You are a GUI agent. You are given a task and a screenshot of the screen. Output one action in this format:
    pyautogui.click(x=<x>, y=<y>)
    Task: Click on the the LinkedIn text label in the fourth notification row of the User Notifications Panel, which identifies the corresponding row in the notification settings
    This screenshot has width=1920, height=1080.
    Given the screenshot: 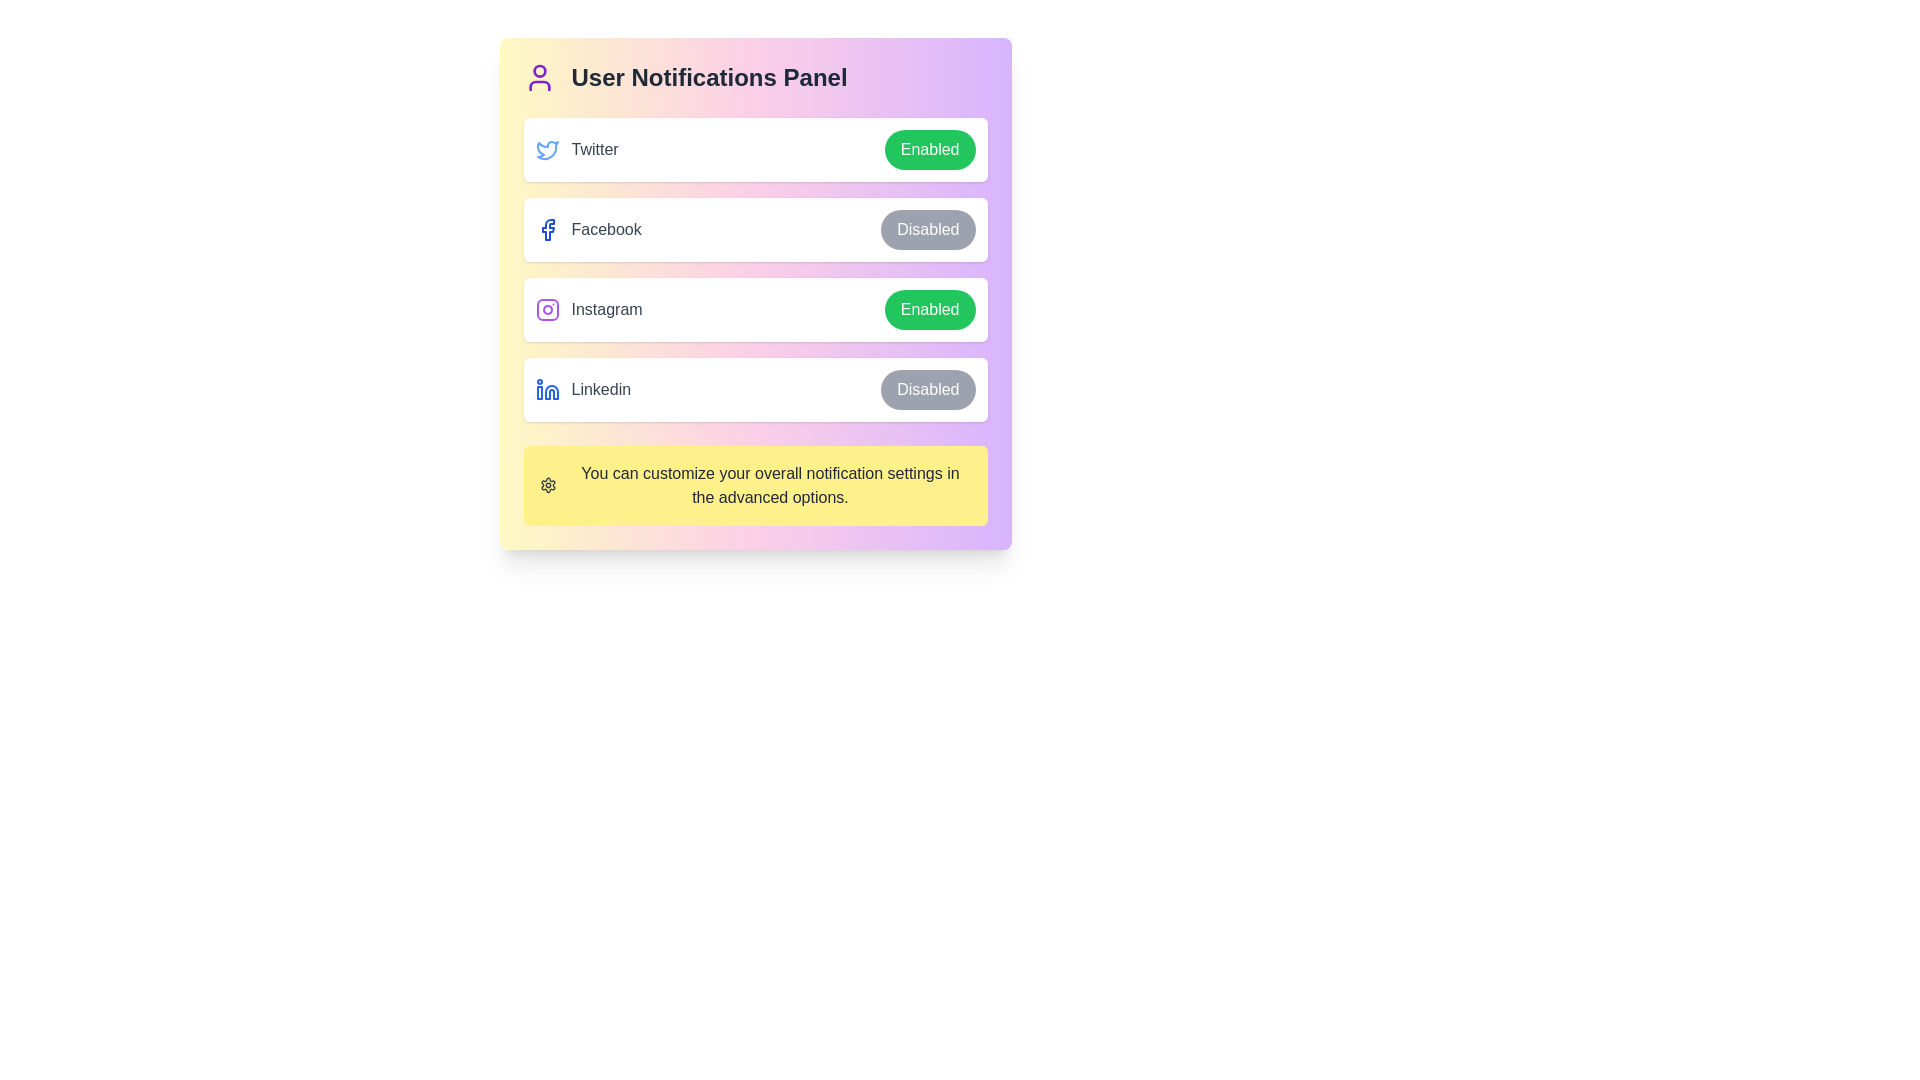 What is the action you would take?
    pyautogui.click(x=600, y=389)
    